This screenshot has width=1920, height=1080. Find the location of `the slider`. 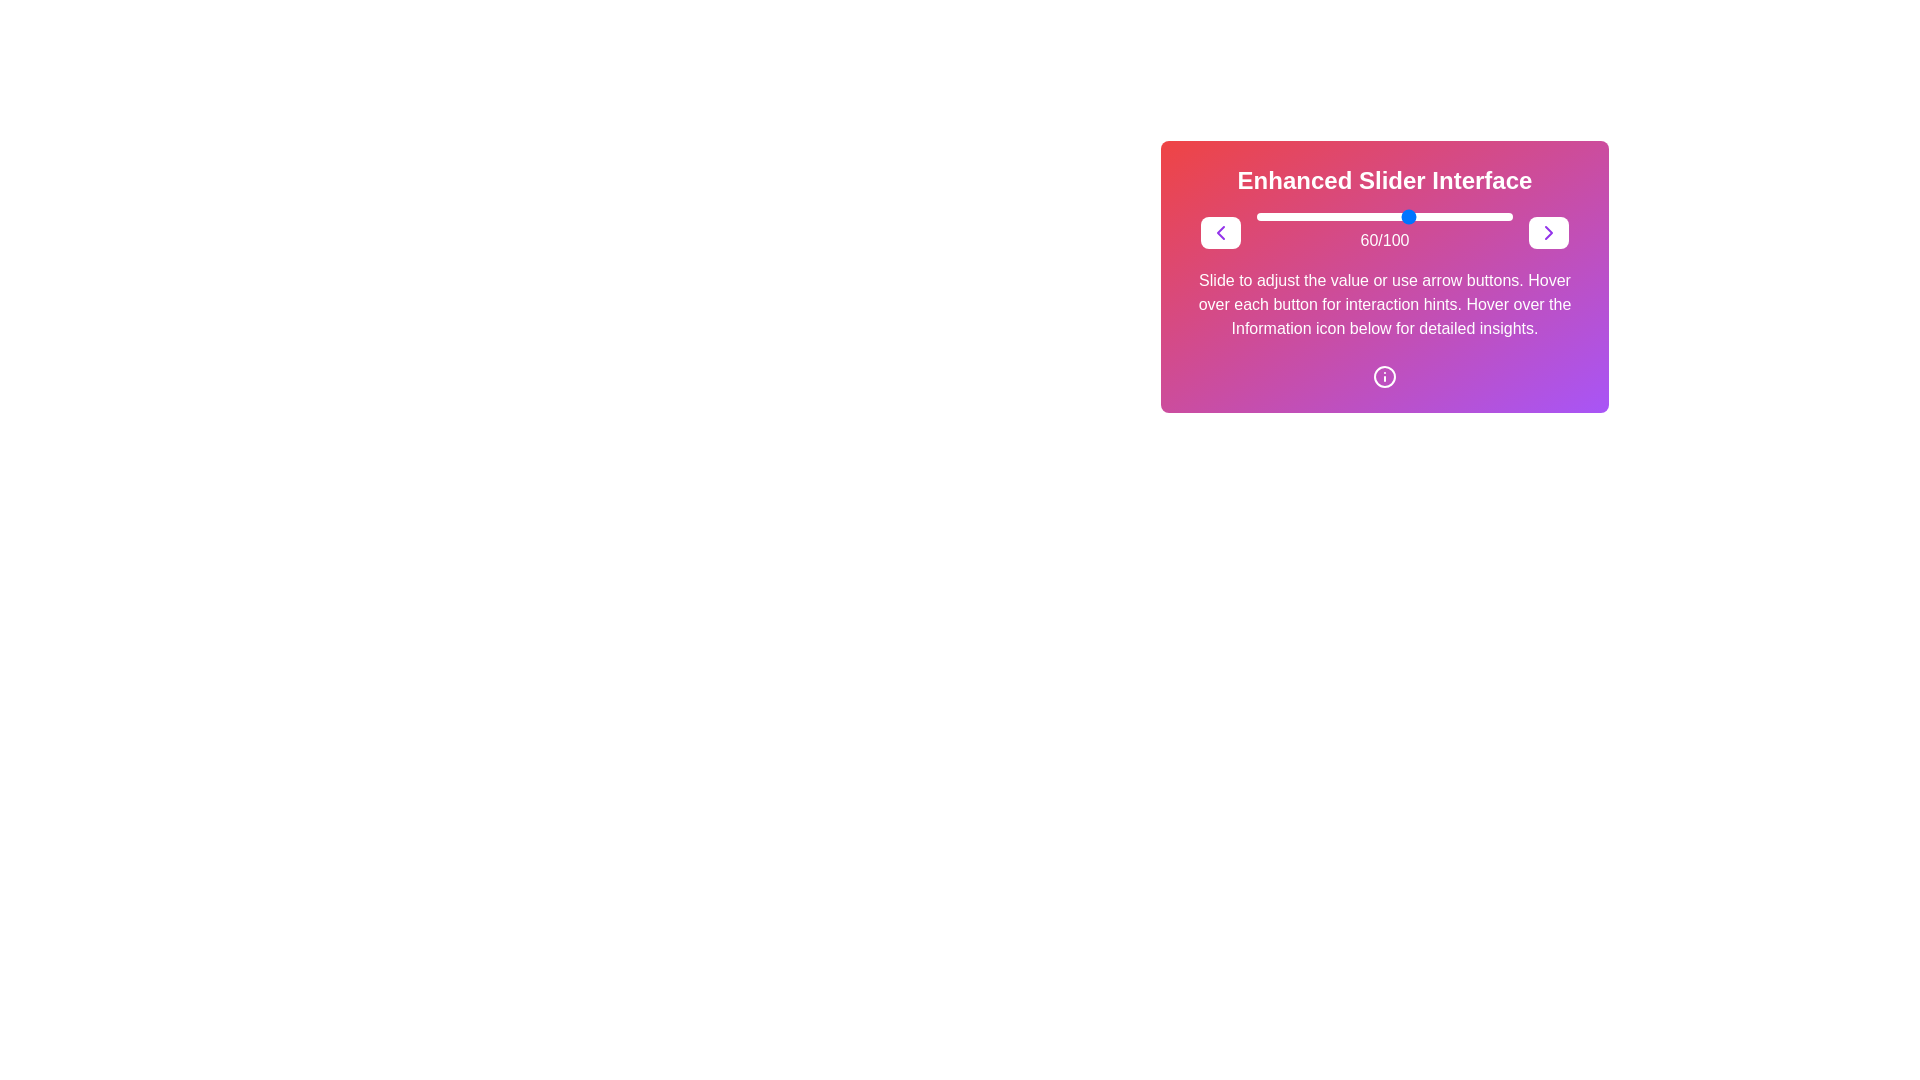

the slider is located at coordinates (1349, 216).